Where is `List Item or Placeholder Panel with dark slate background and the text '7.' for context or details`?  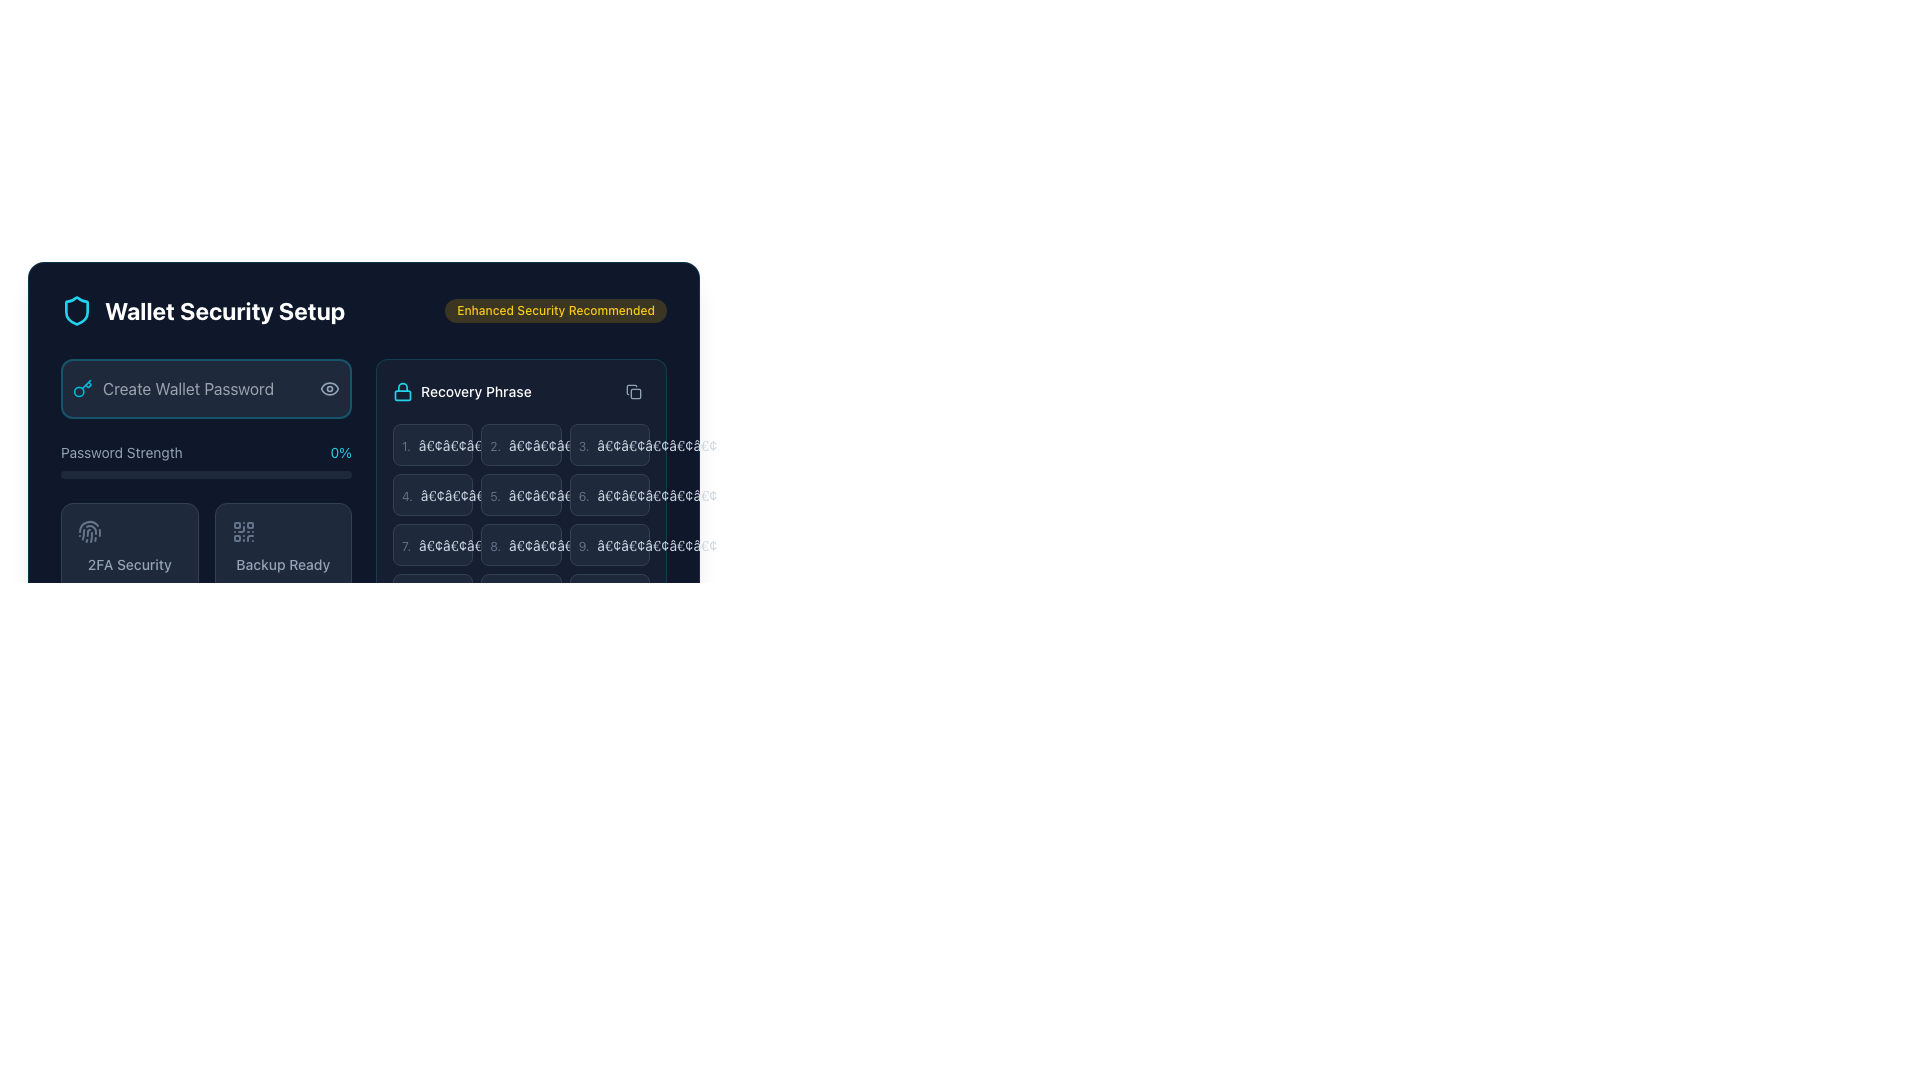 List Item or Placeholder Panel with dark slate background and the text '7.' for context or details is located at coordinates (432, 544).